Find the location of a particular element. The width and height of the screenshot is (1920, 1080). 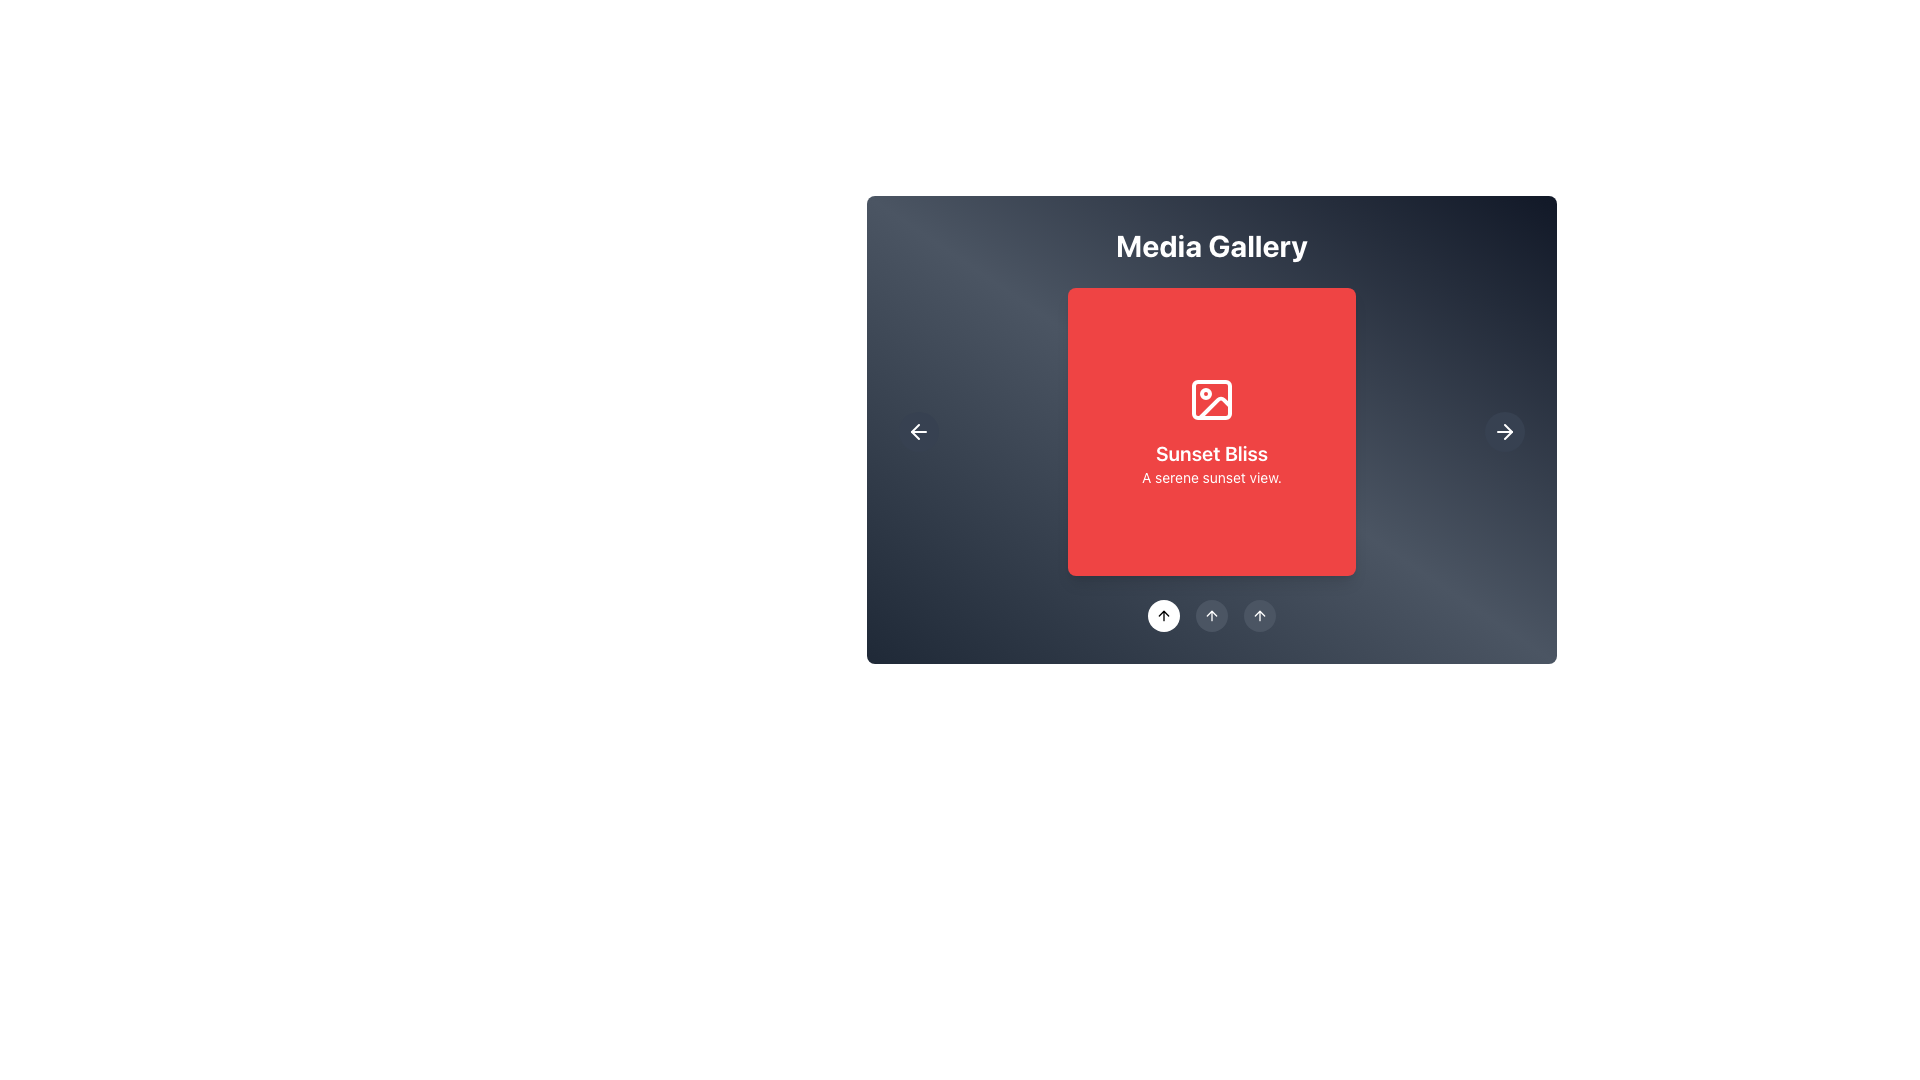

title text label located centrally in the highlighted red square component of the 'Media Gallery' interface, positioned above the subtitle 'A serene sunset view.' is located at coordinates (1210, 454).